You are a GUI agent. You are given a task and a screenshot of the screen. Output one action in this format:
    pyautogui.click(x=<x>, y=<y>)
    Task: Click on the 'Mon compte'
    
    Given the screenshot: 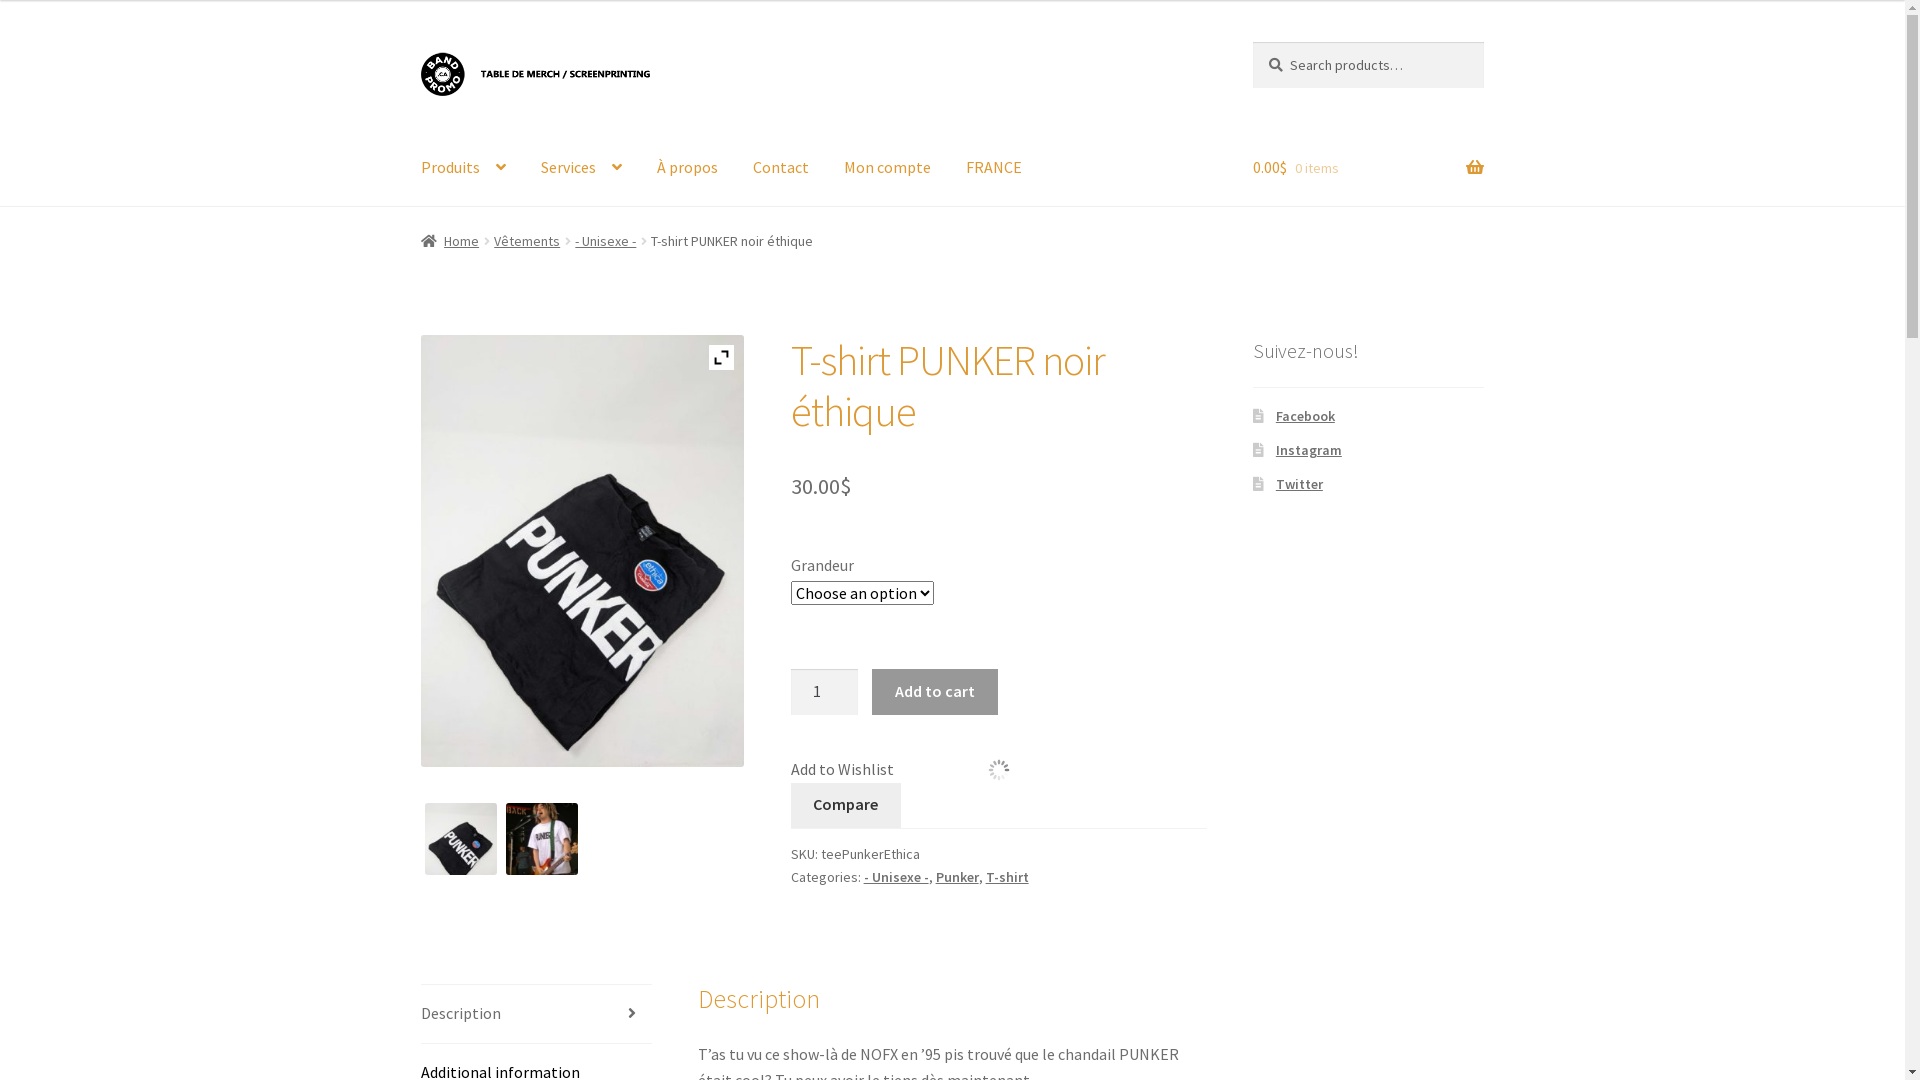 What is the action you would take?
    pyautogui.click(x=886, y=167)
    